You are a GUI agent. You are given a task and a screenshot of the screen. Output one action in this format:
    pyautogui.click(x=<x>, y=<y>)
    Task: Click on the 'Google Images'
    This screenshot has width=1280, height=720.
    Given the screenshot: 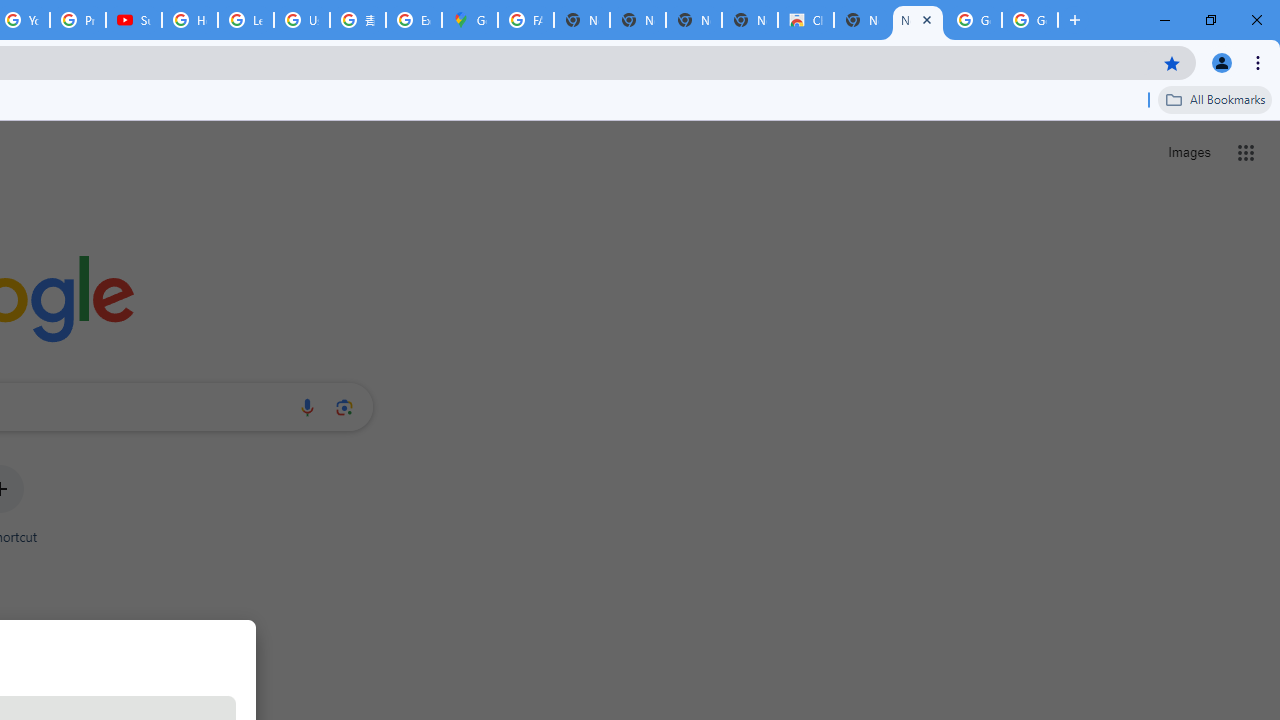 What is the action you would take?
    pyautogui.click(x=974, y=20)
    